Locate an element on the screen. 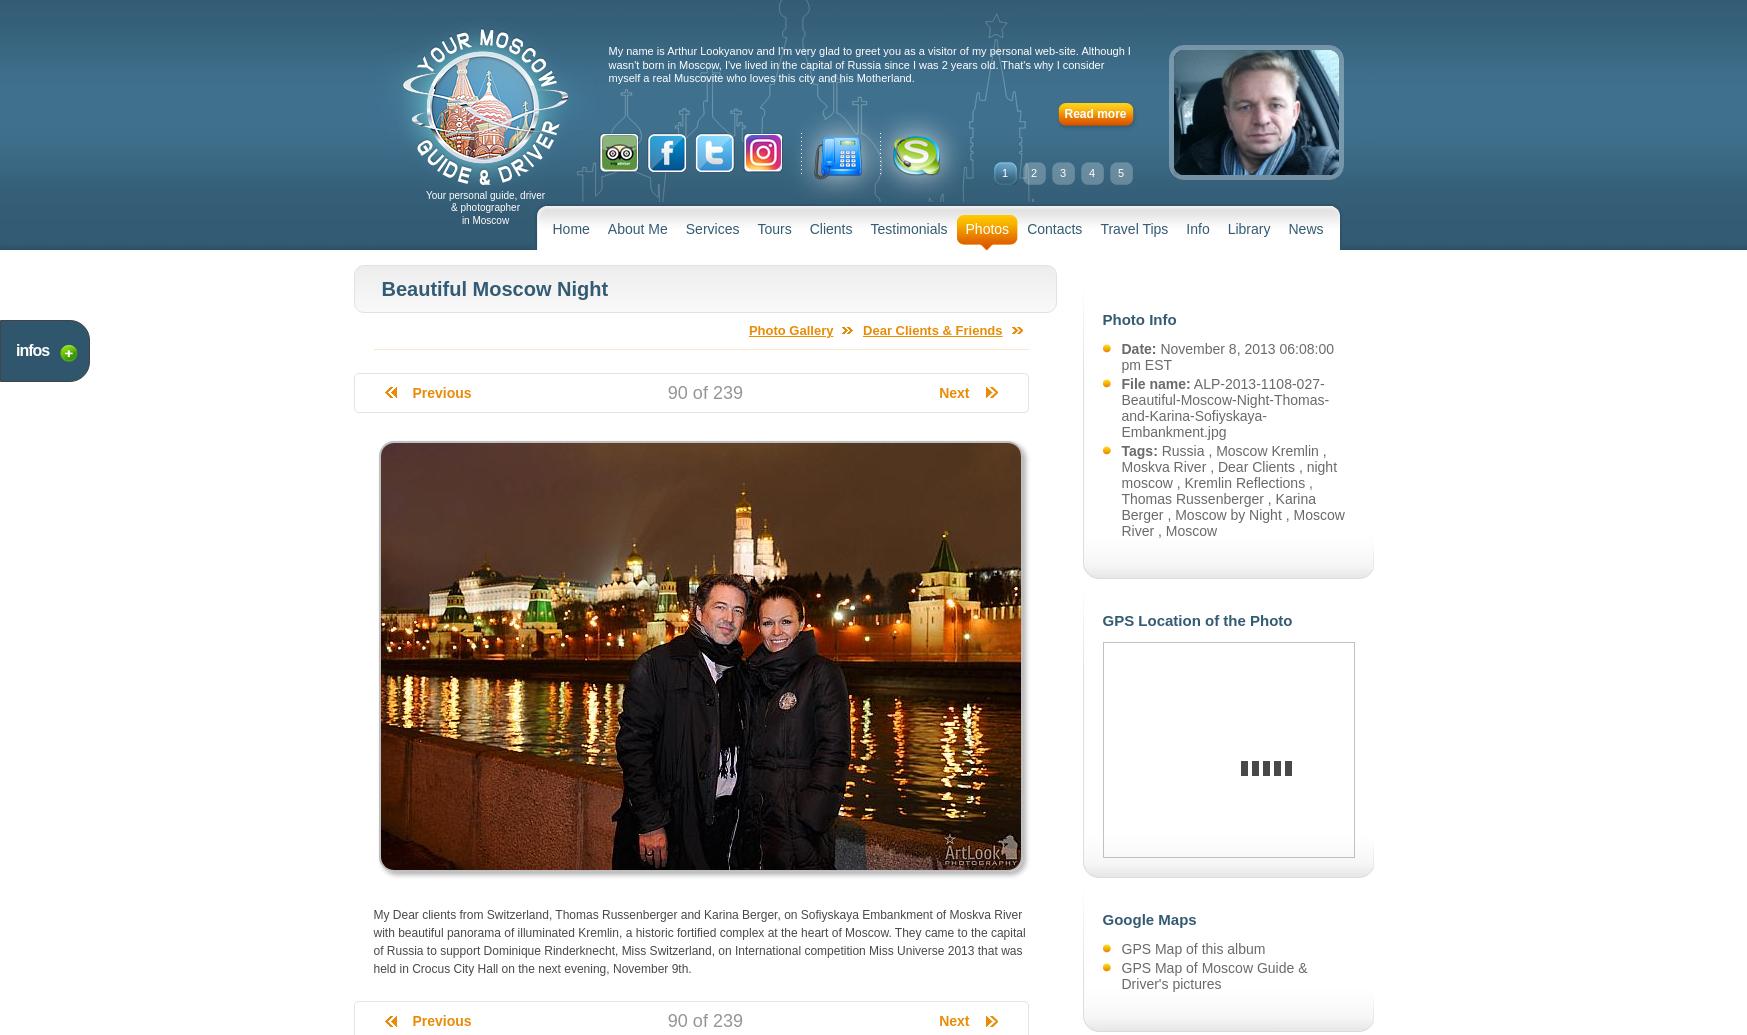 The width and height of the screenshot is (1747, 1035). 'night moscow' is located at coordinates (1229, 474).